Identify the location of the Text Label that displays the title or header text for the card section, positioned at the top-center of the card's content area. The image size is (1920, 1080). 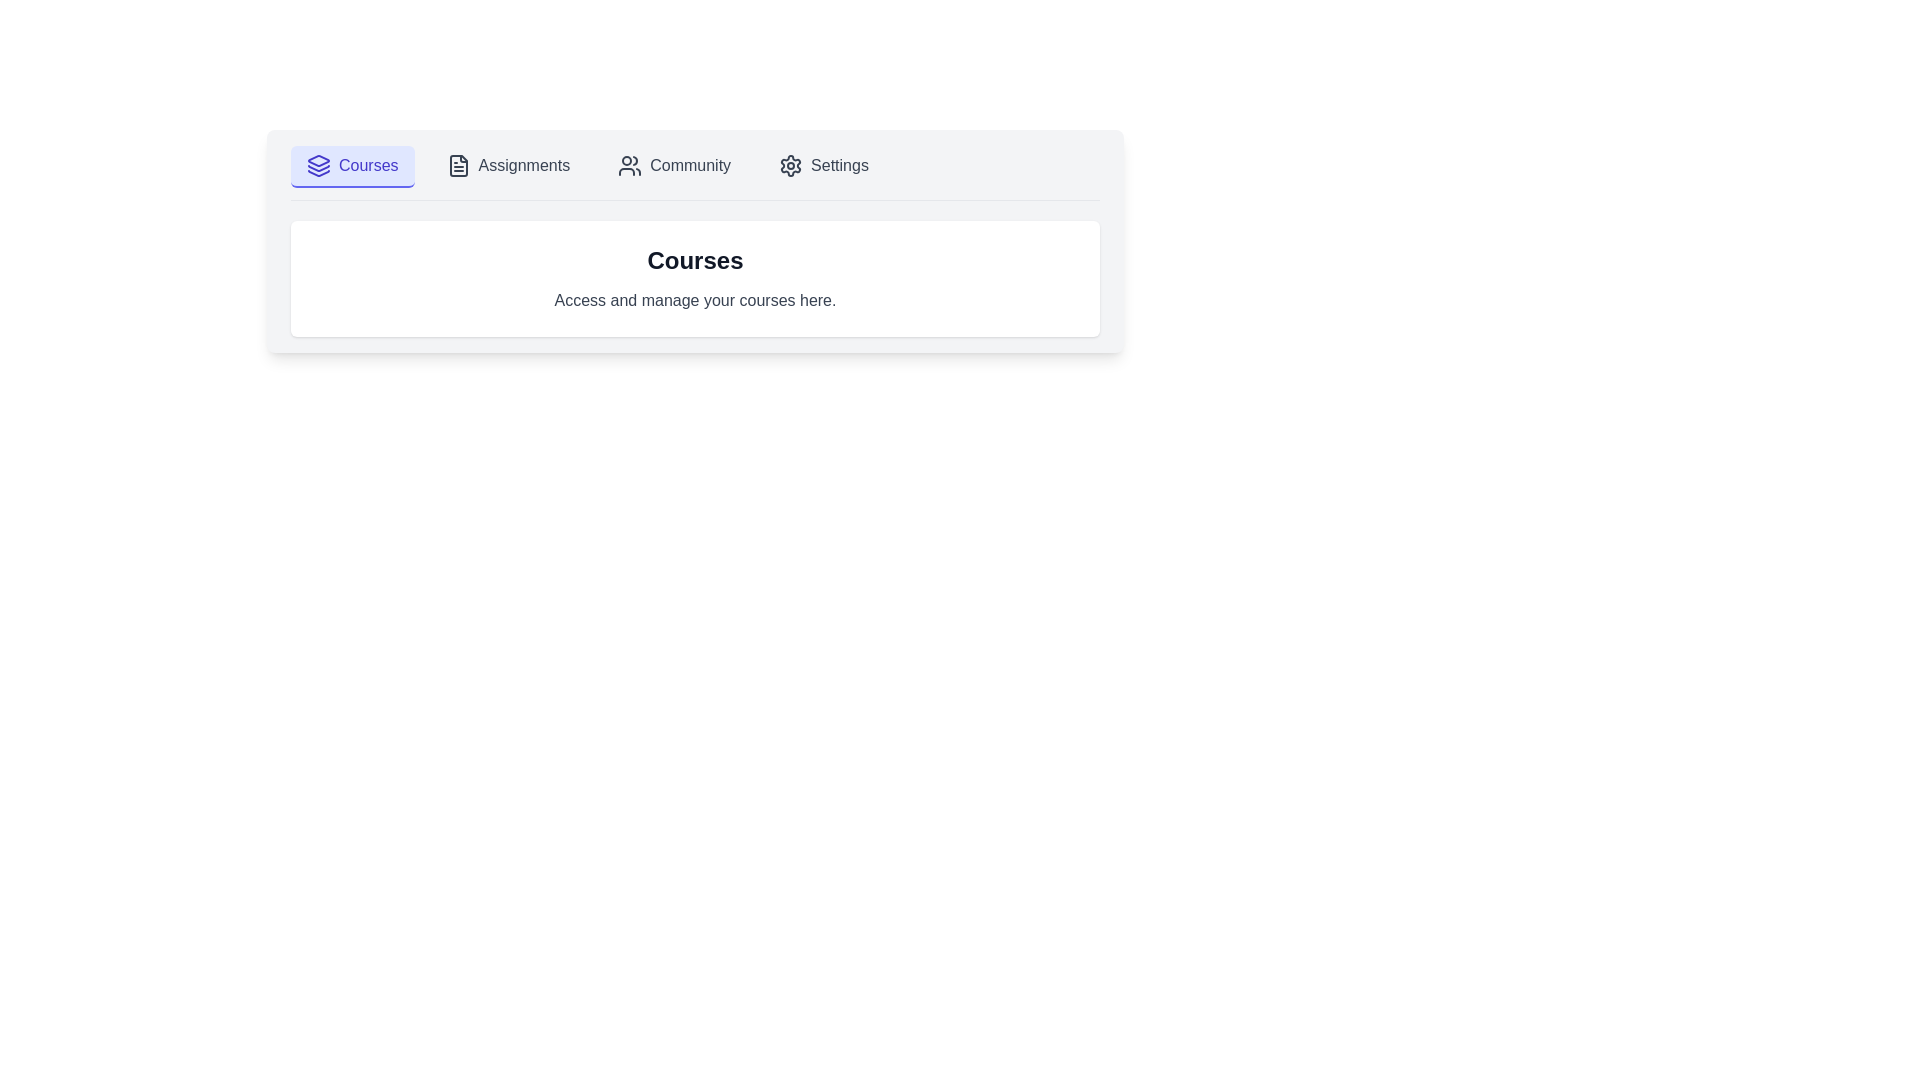
(695, 260).